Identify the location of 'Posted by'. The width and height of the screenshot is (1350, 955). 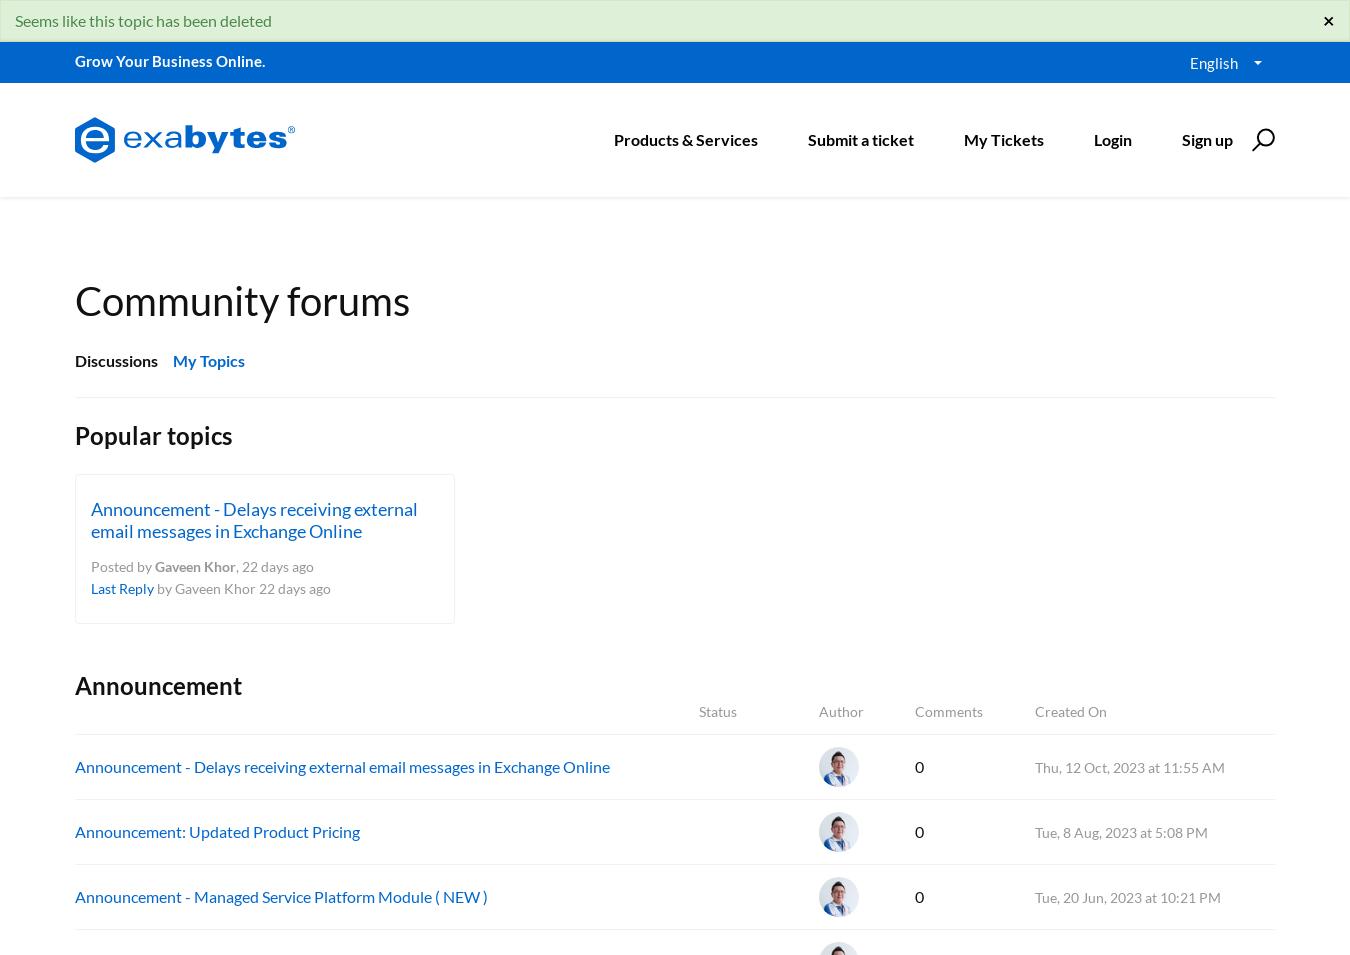
(122, 566).